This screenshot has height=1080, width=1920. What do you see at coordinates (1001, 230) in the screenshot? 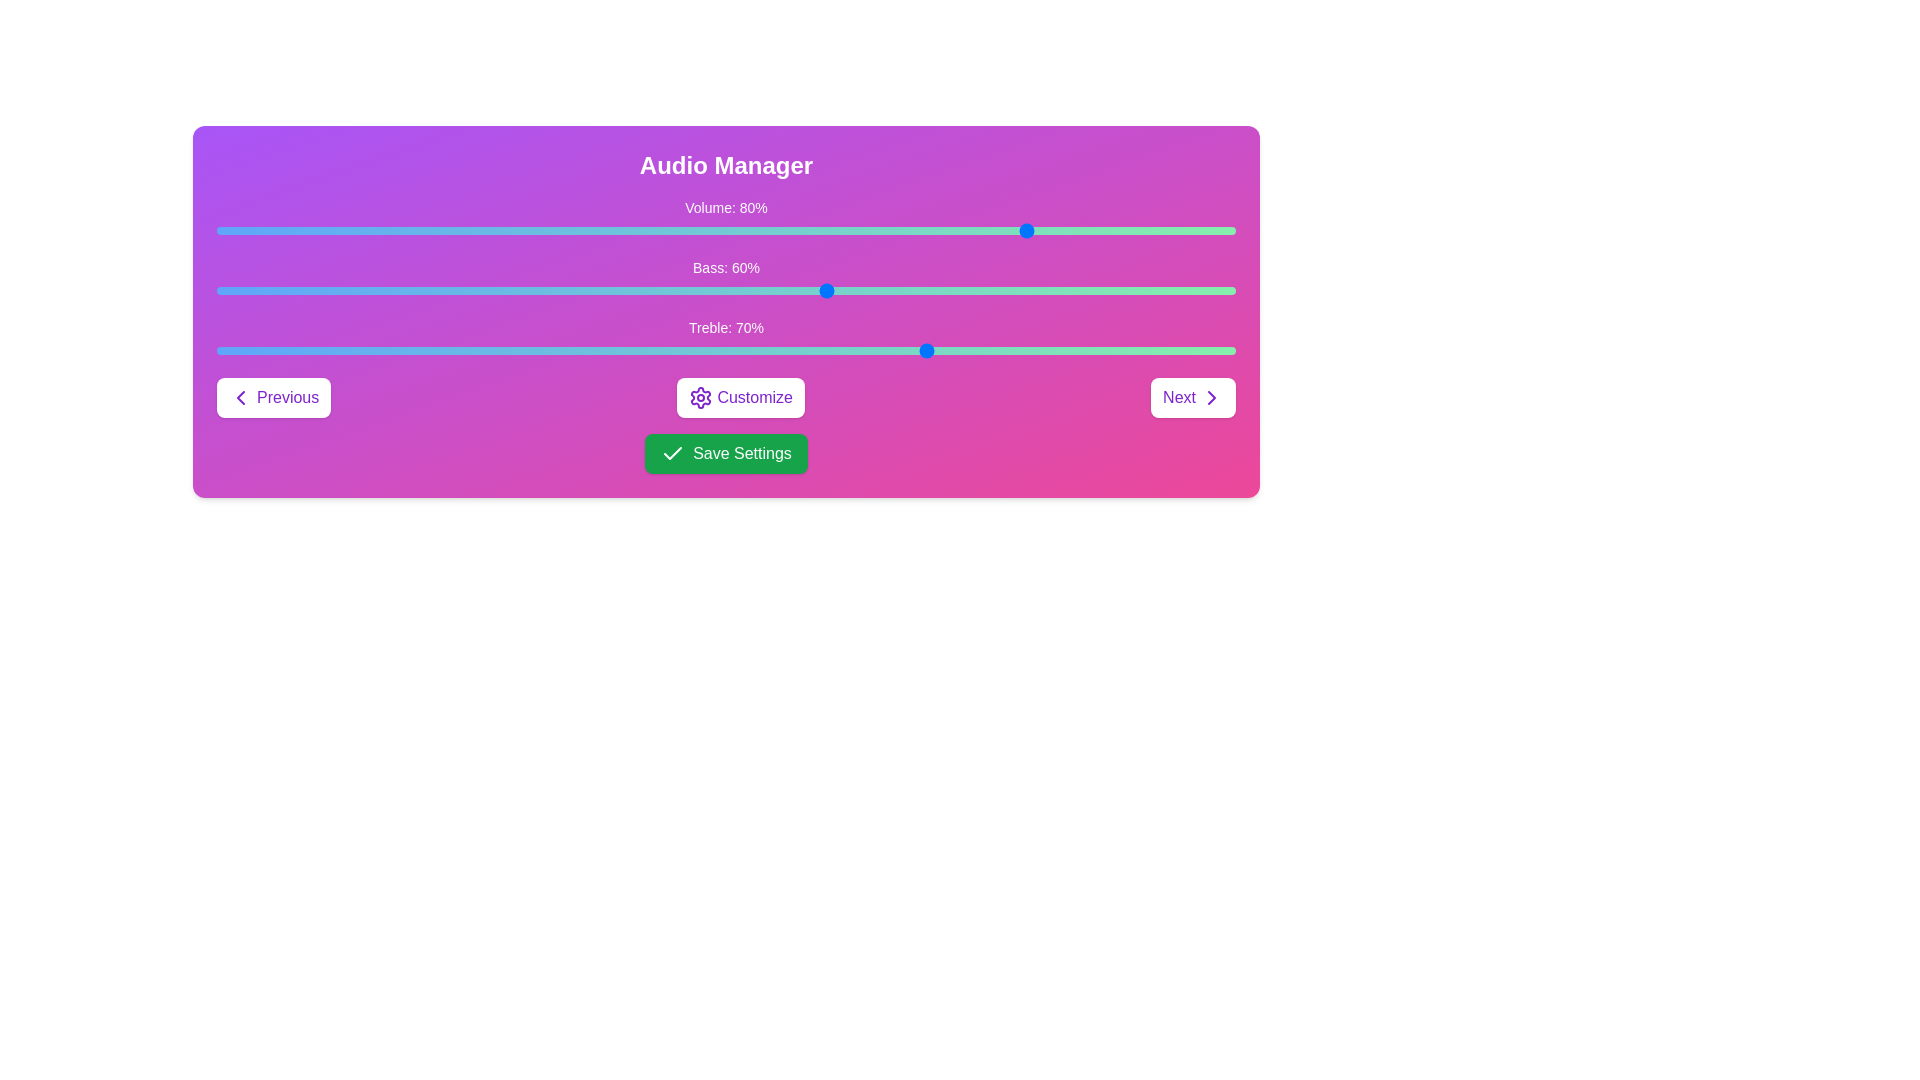
I see `the slider value` at bounding box center [1001, 230].